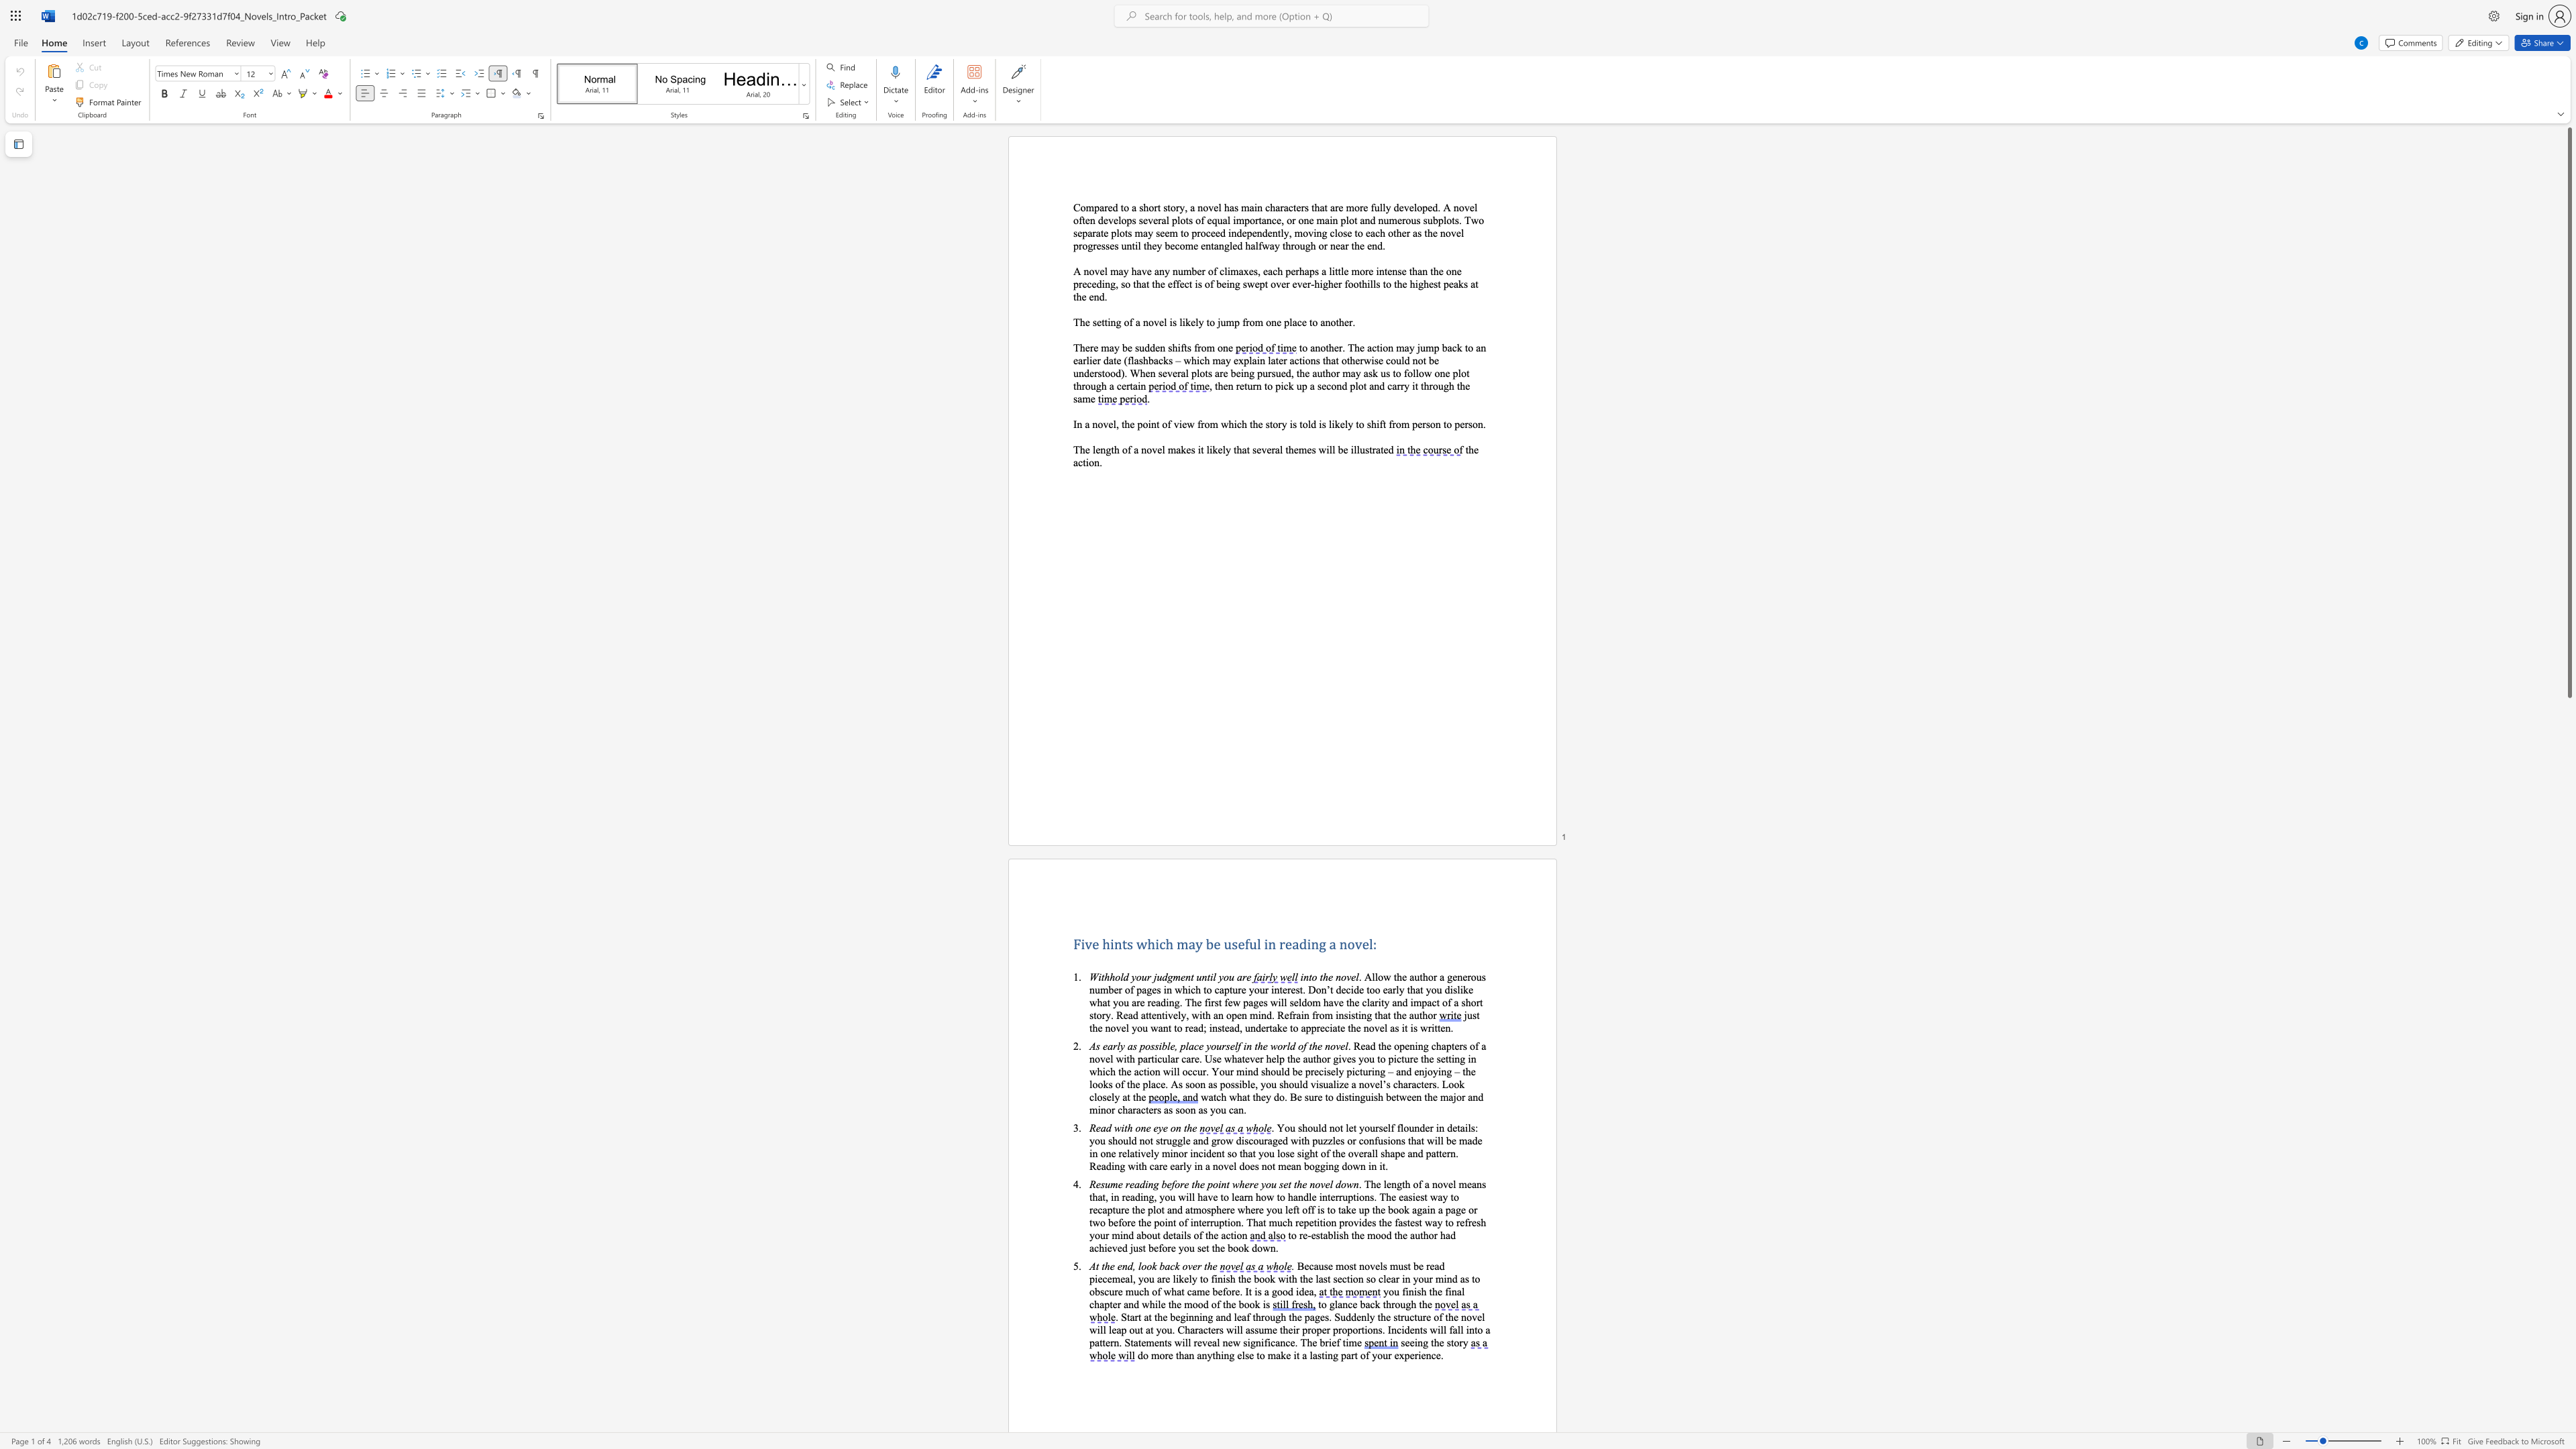 The height and width of the screenshot is (1449, 2576). What do you see at coordinates (1263, 1291) in the screenshot?
I see `the subset text "a good idea" within the text "a good idea"` at bounding box center [1263, 1291].